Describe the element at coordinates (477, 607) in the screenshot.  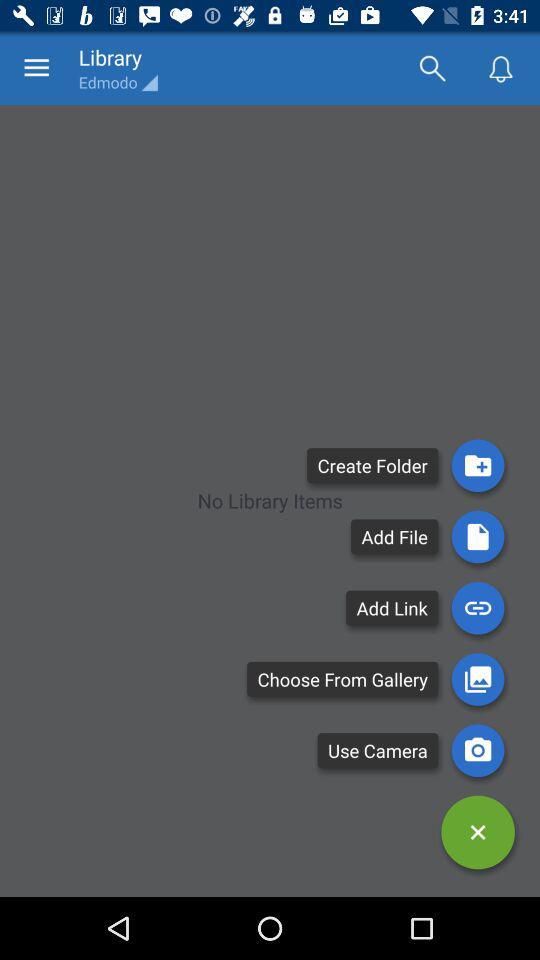
I see `a link` at that location.